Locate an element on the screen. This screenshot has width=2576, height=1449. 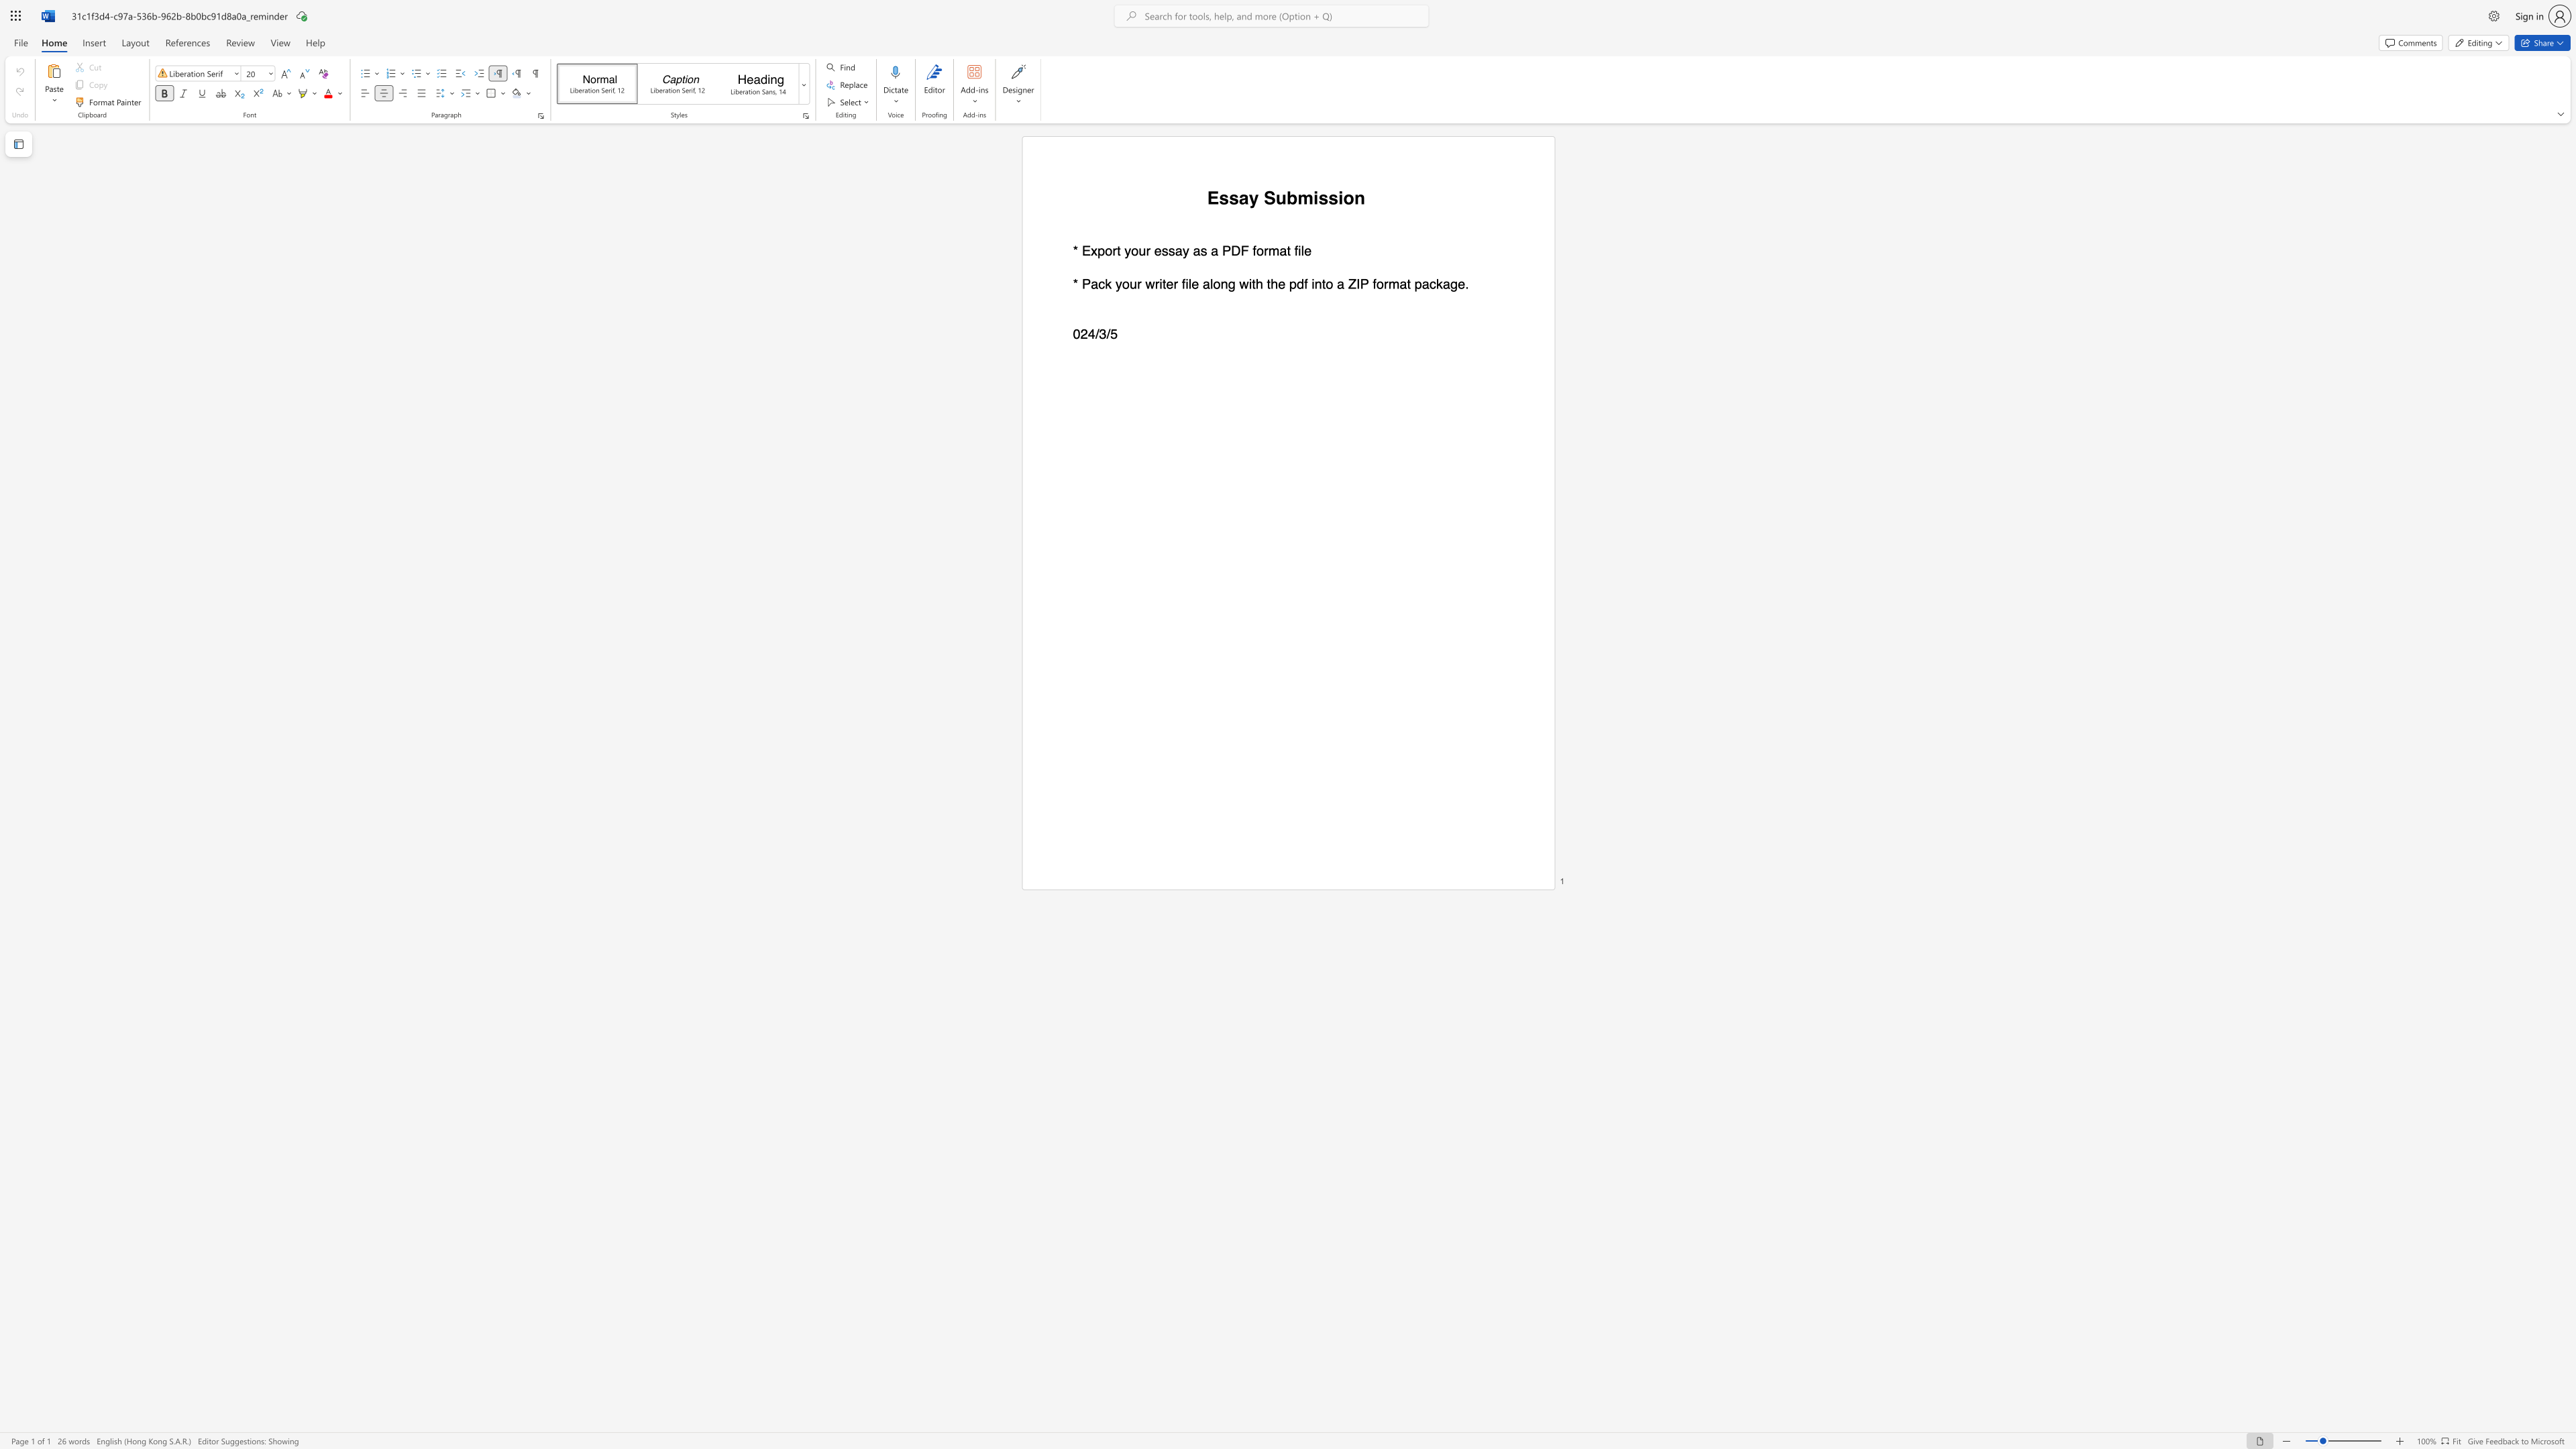
the 1th character "a" in the text is located at coordinates (1177, 251).